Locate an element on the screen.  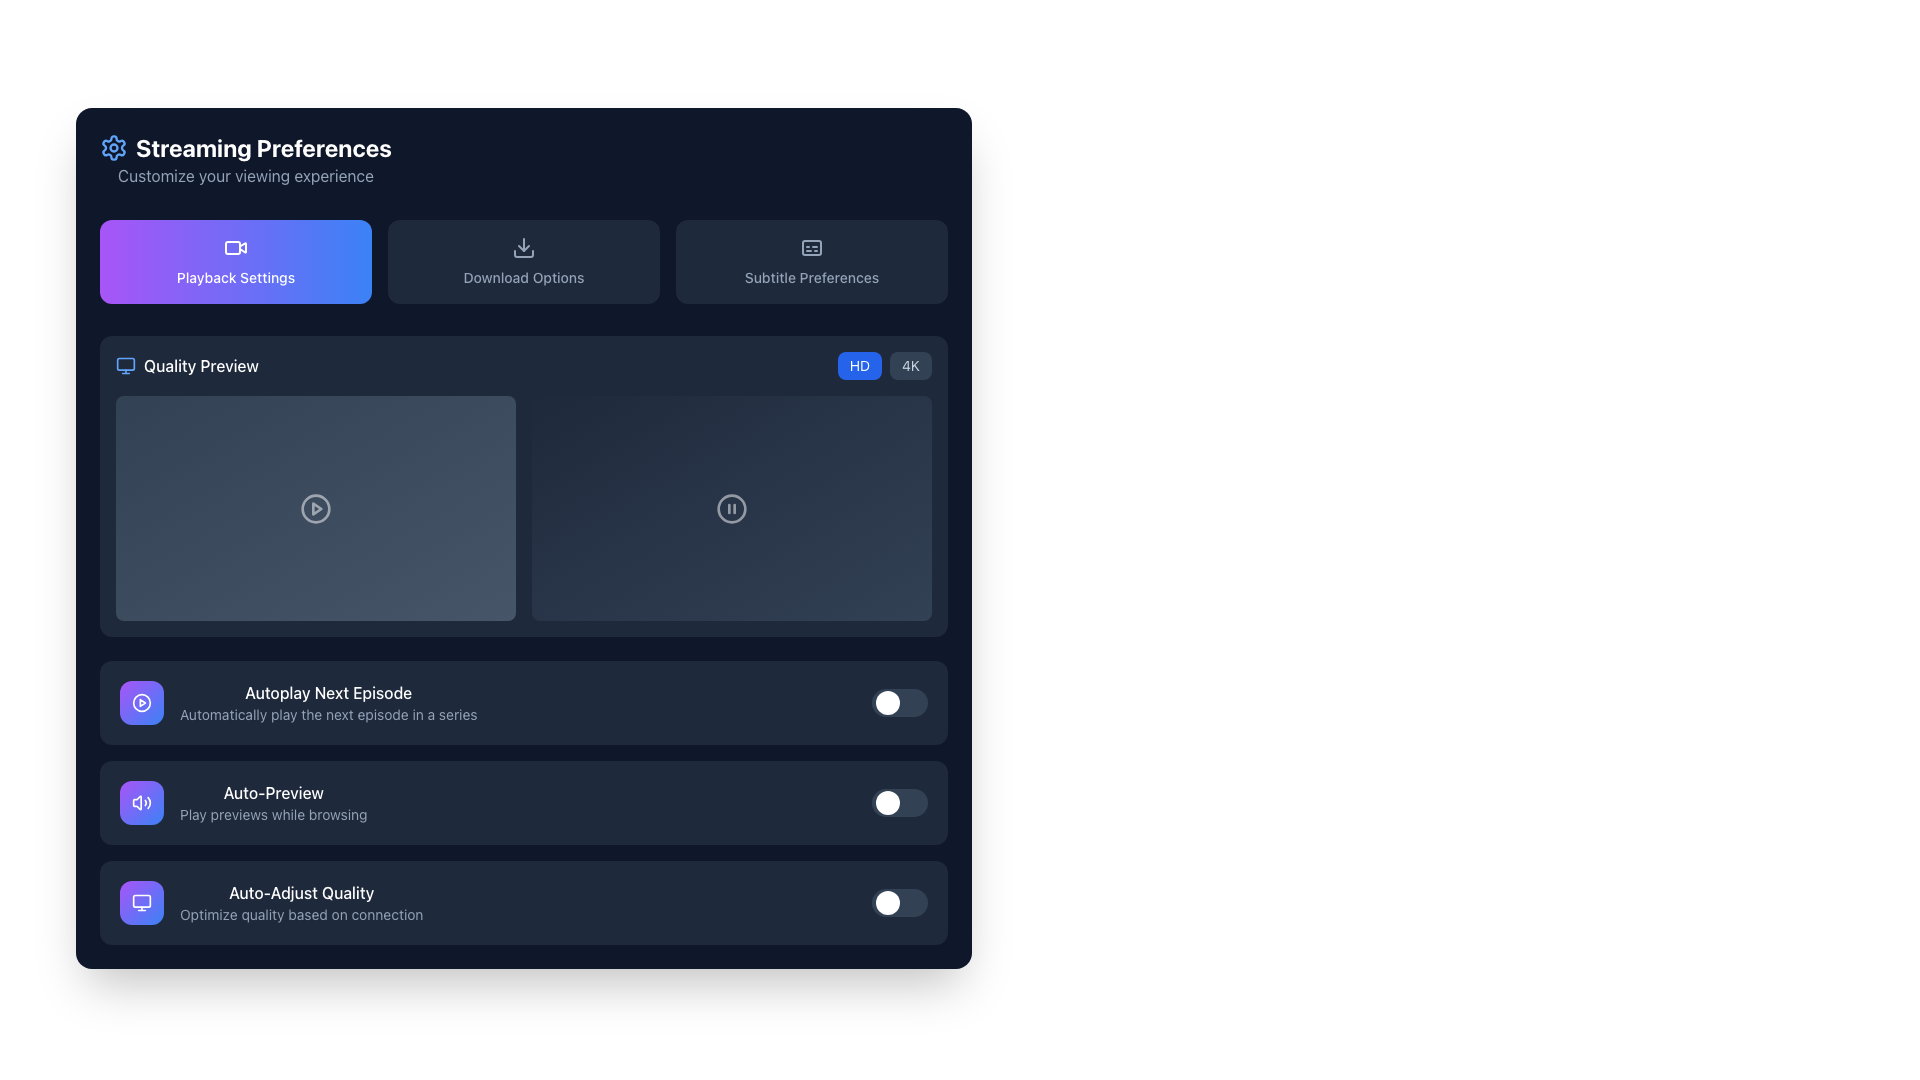
the blue-colored monitor icon with rounded corners and a stand, located to the left of the 'Quality Preview' text label is located at coordinates (124, 366).